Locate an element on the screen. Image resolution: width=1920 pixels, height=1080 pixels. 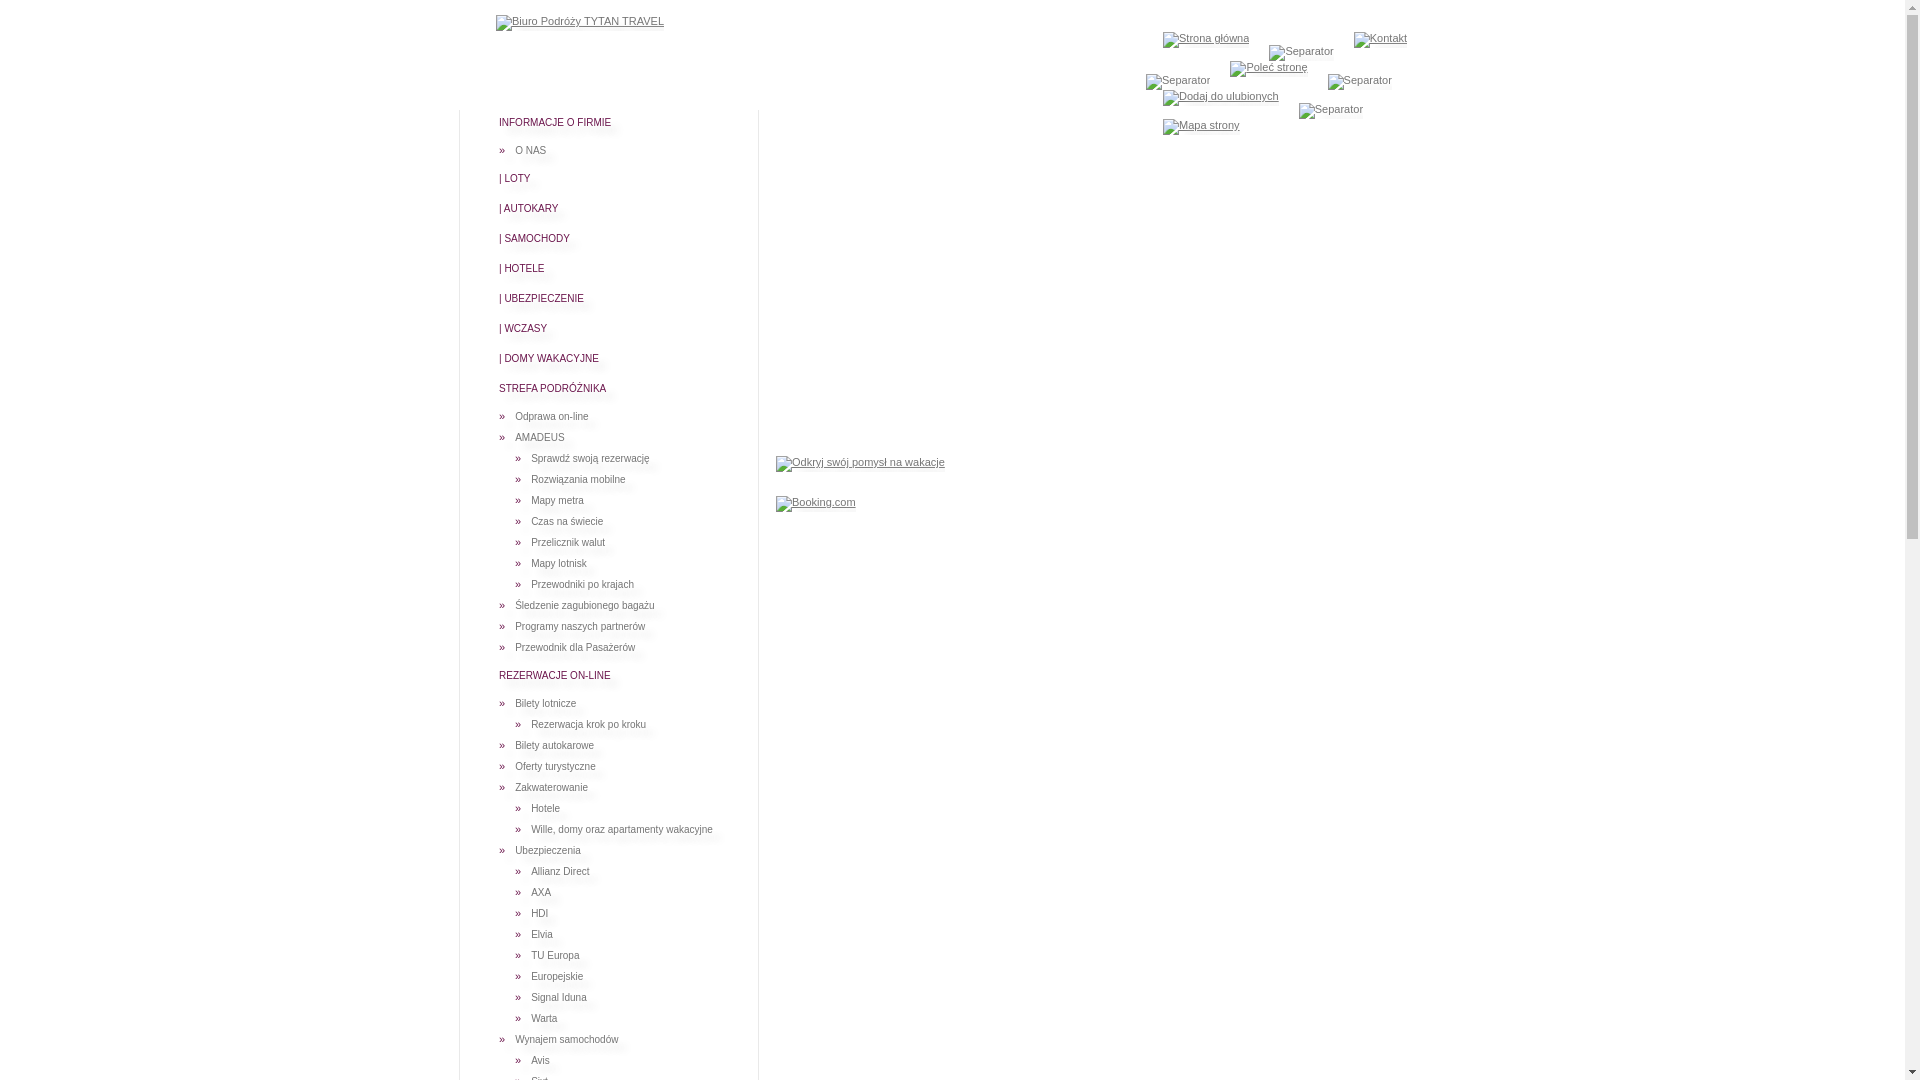
'Odprawa on-line' is located at coordinates (551, 415).